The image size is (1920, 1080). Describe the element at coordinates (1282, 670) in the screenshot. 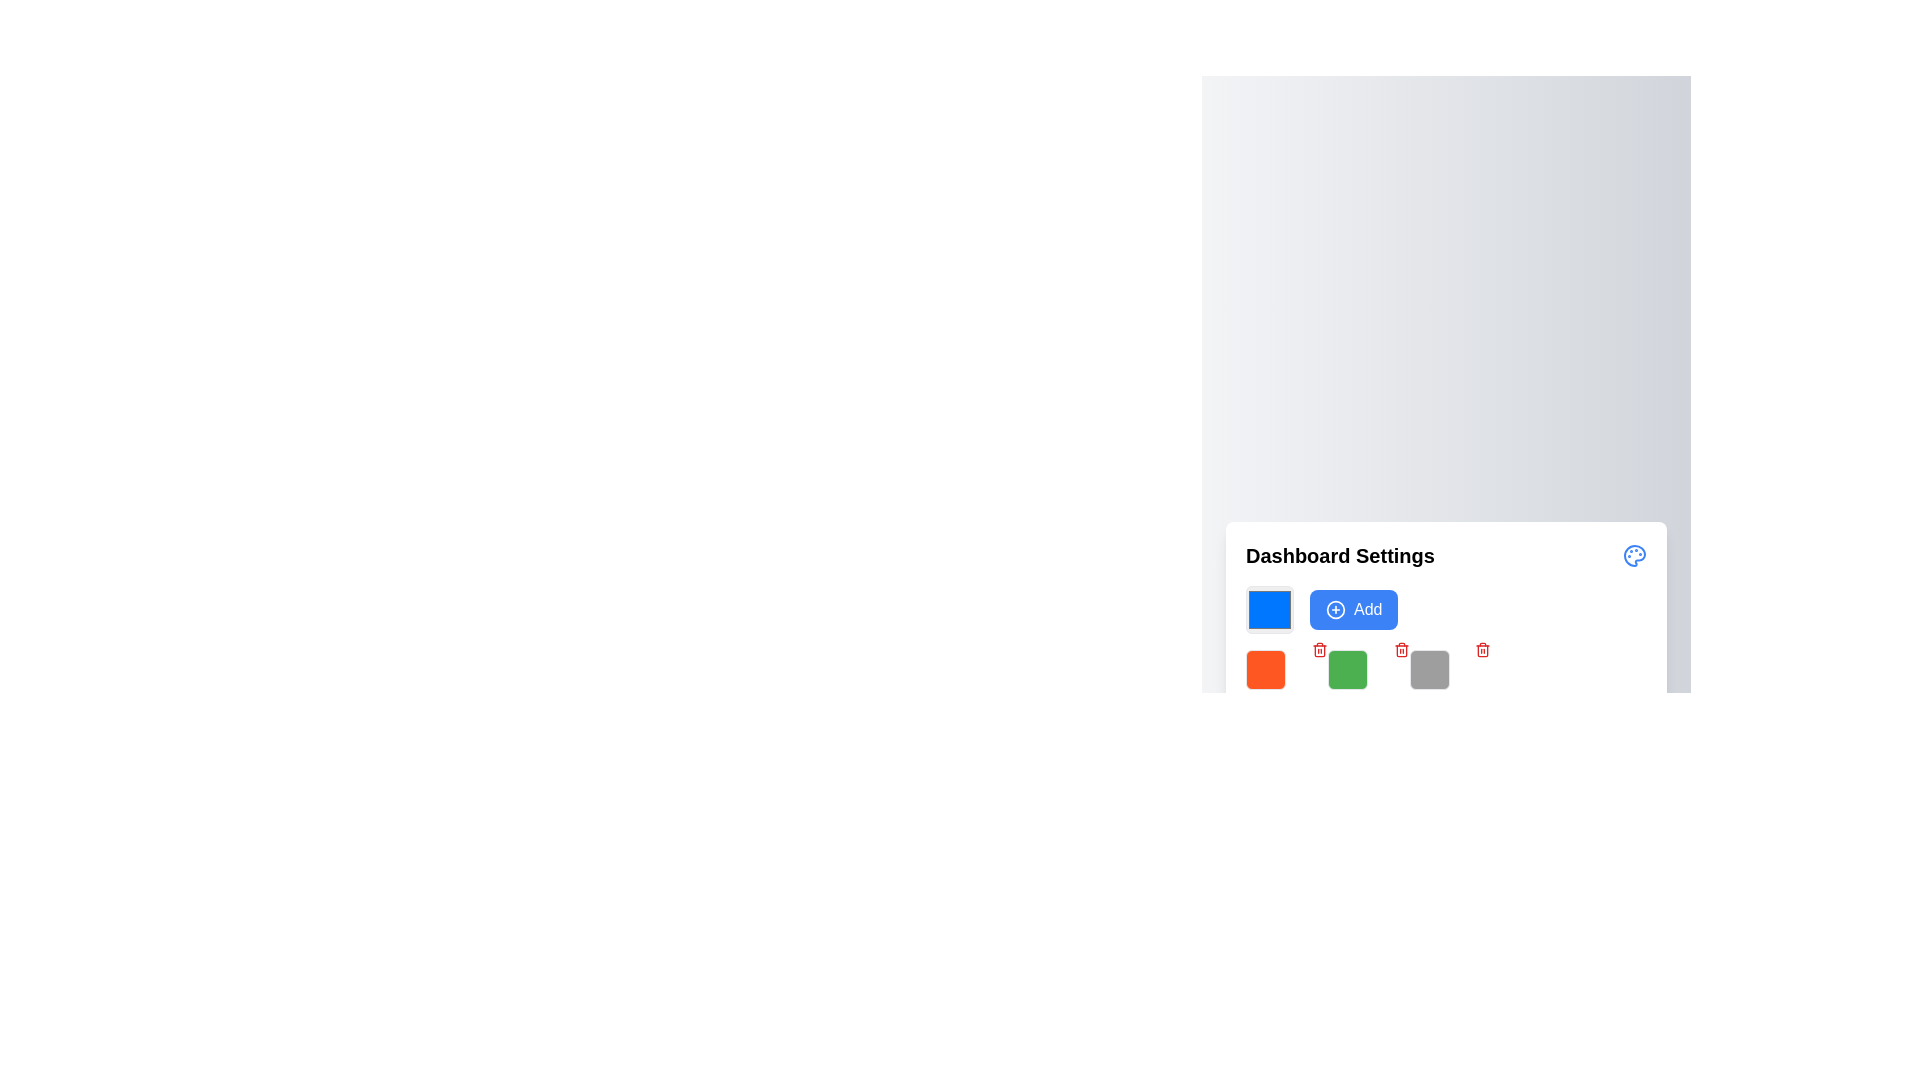

I see `the first colored box in the second row of the grid layout, which serves as a visual color indicator and may be interactive` at that location.